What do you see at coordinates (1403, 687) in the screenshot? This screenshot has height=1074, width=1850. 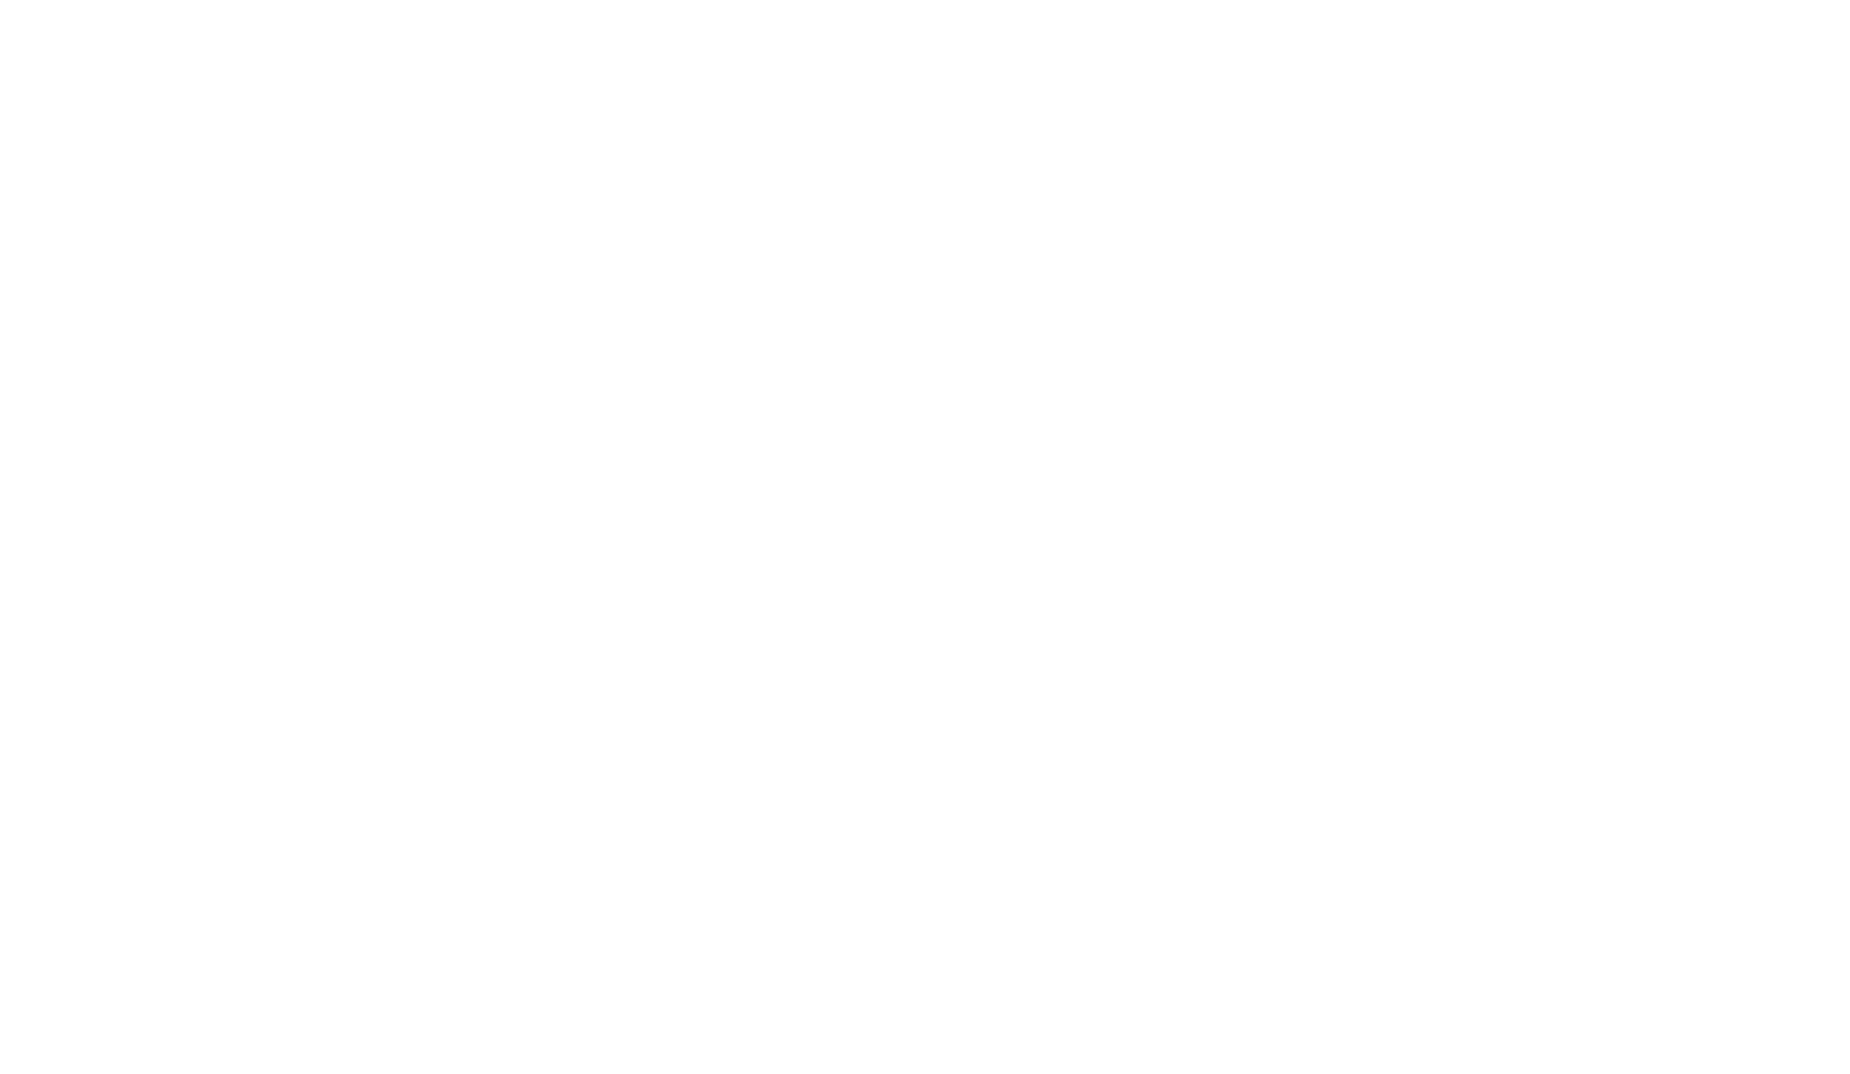 I see `'Spotted par Martita'` at bounding box center [1403, 687].